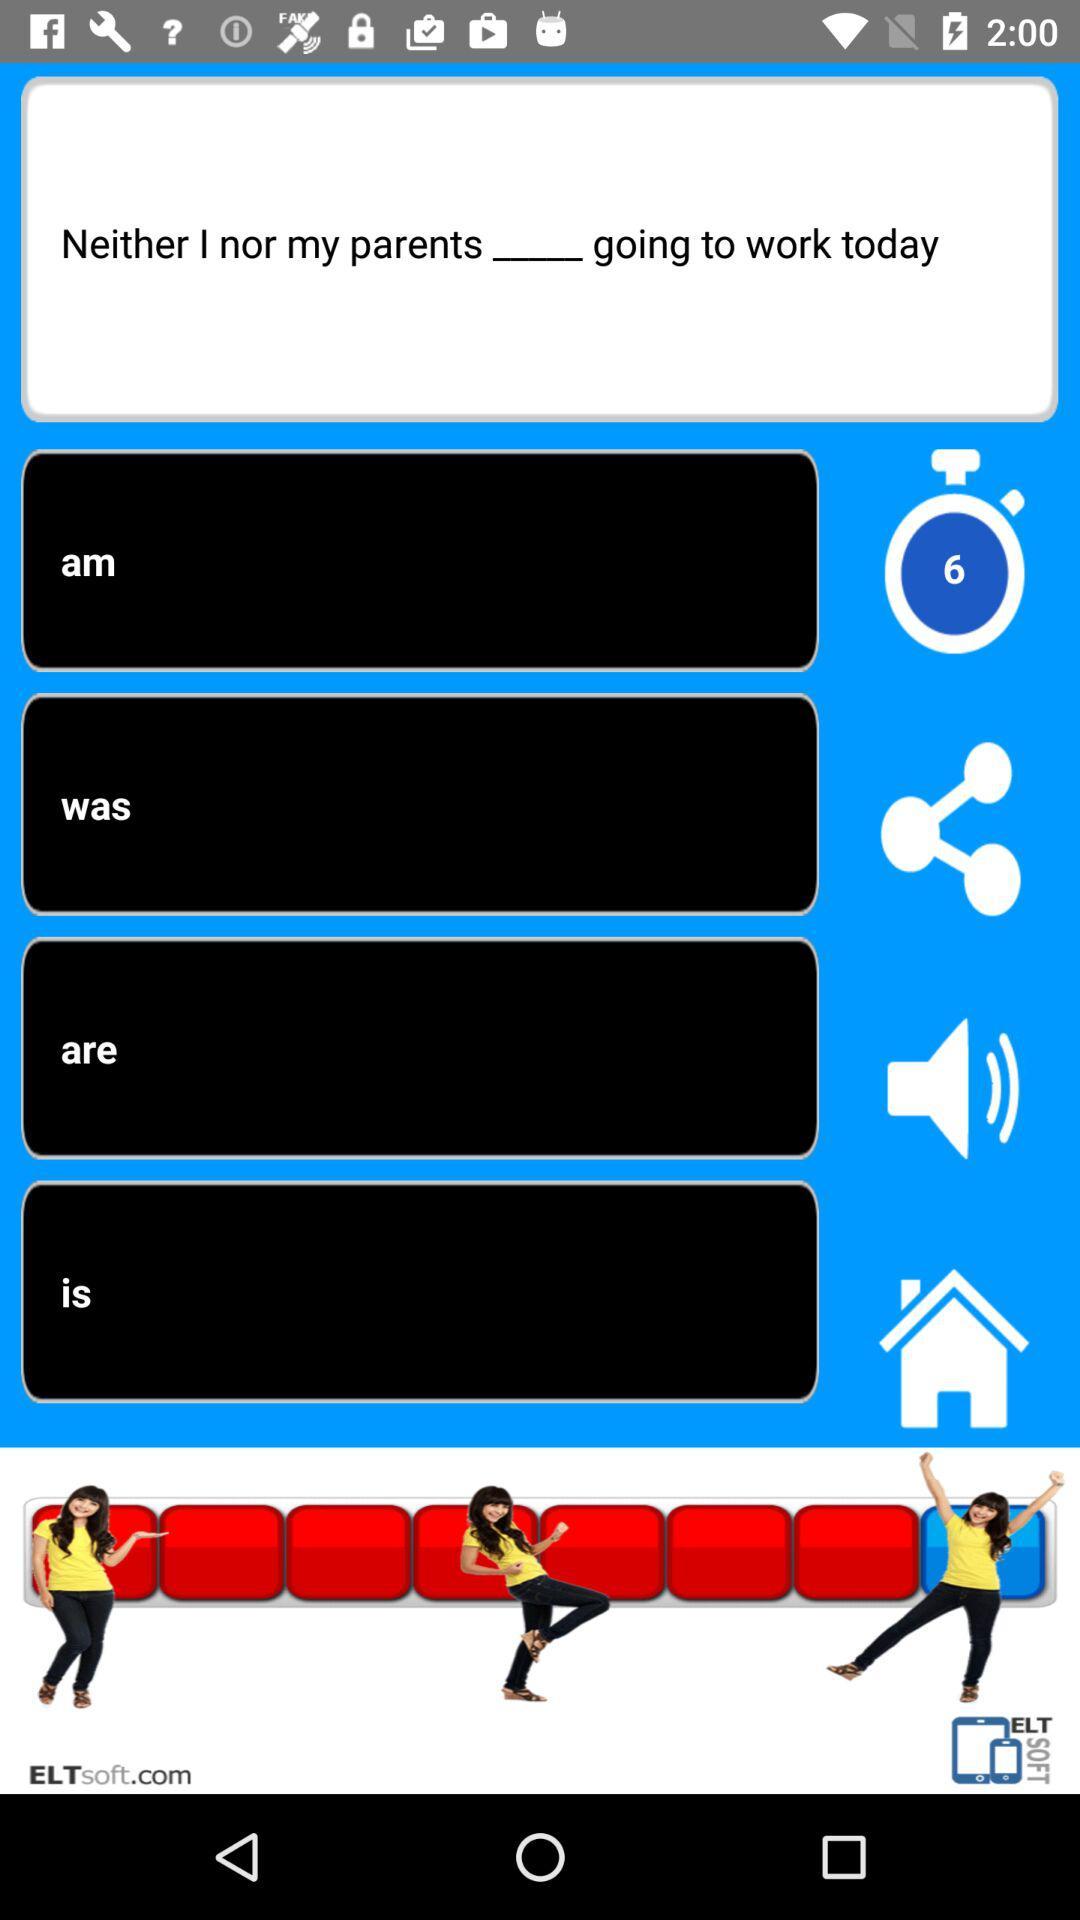 The height and width of the screenshot is (1920, 1080). Describe the element at coordinates (952, 1337) in the screenshot. I see `button at the bottom right corner` at that location.